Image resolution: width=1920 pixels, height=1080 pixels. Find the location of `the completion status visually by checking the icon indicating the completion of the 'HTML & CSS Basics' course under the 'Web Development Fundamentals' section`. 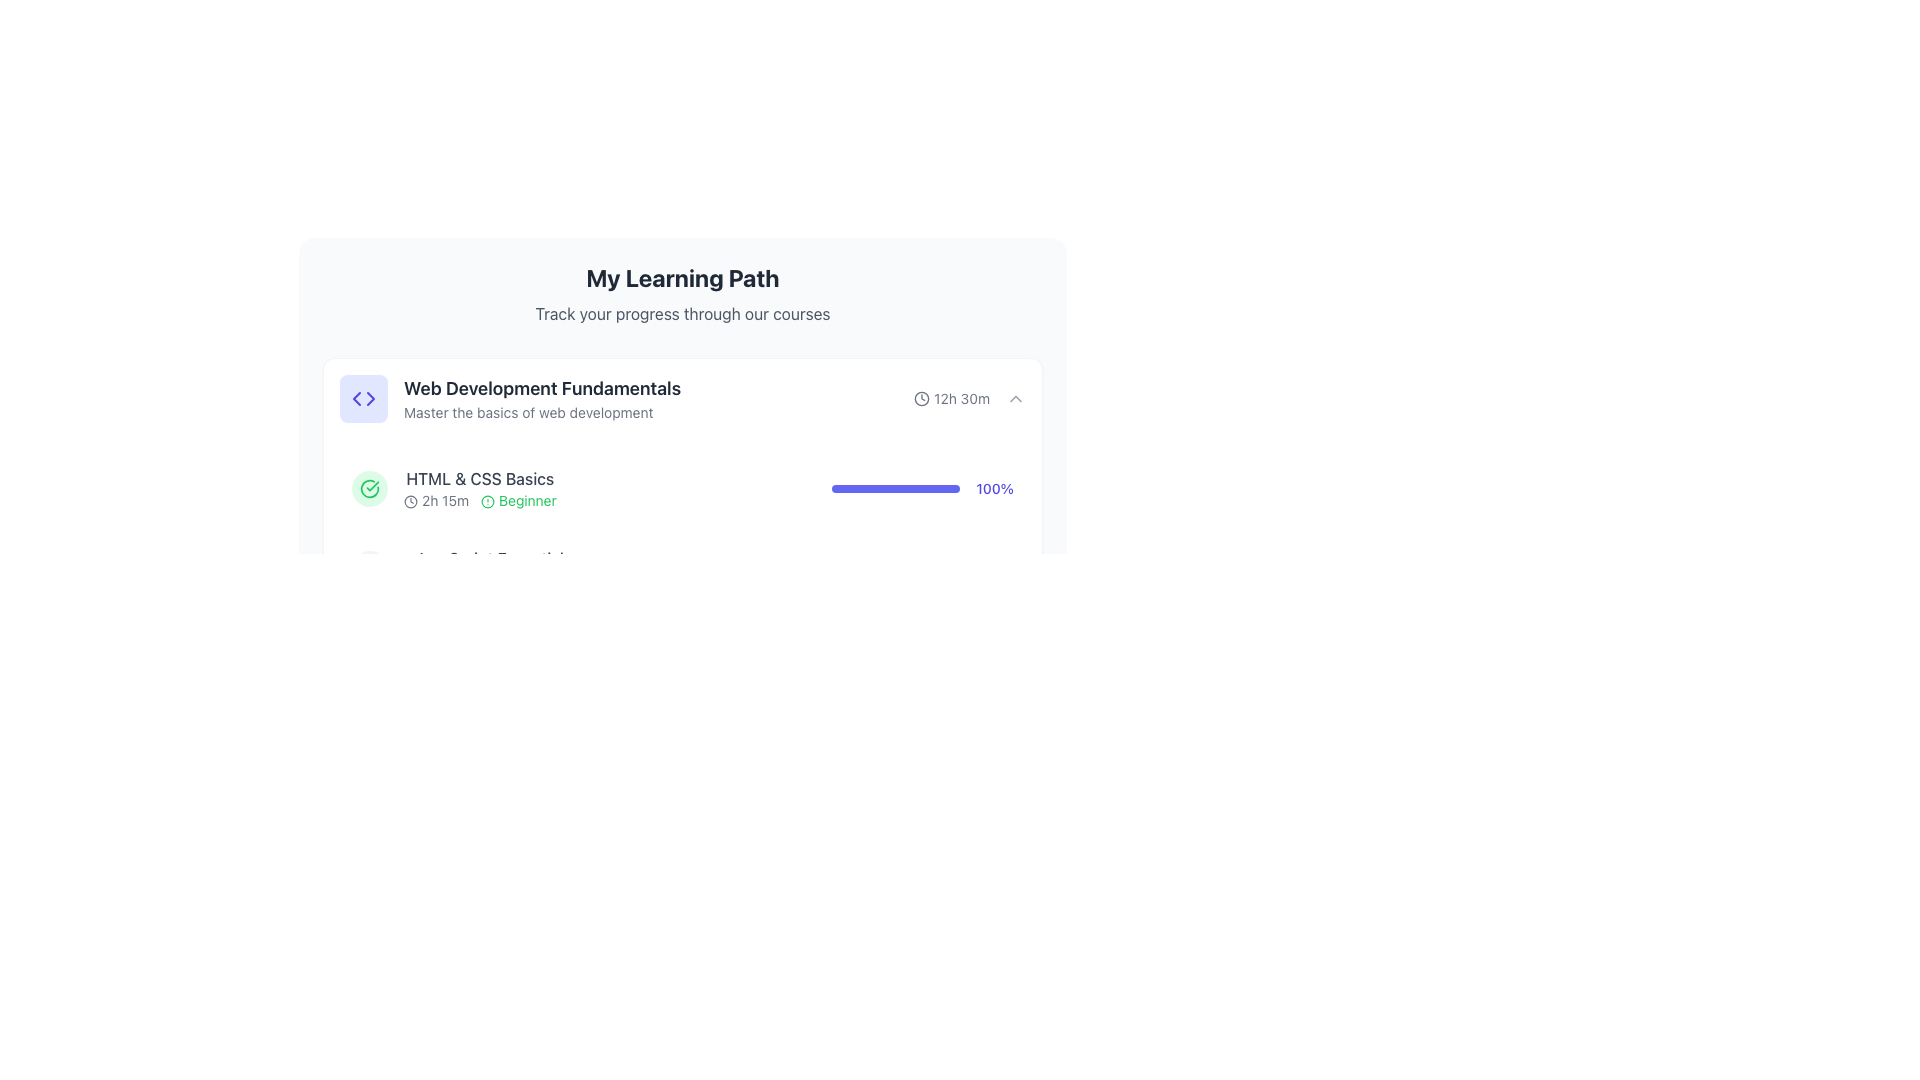

the completion status visually by checking the icon indicating the completion of the 'HTML & CSS Basics' course under the 'Web Development Fundamentals' section is located at coordinates (369, 489).